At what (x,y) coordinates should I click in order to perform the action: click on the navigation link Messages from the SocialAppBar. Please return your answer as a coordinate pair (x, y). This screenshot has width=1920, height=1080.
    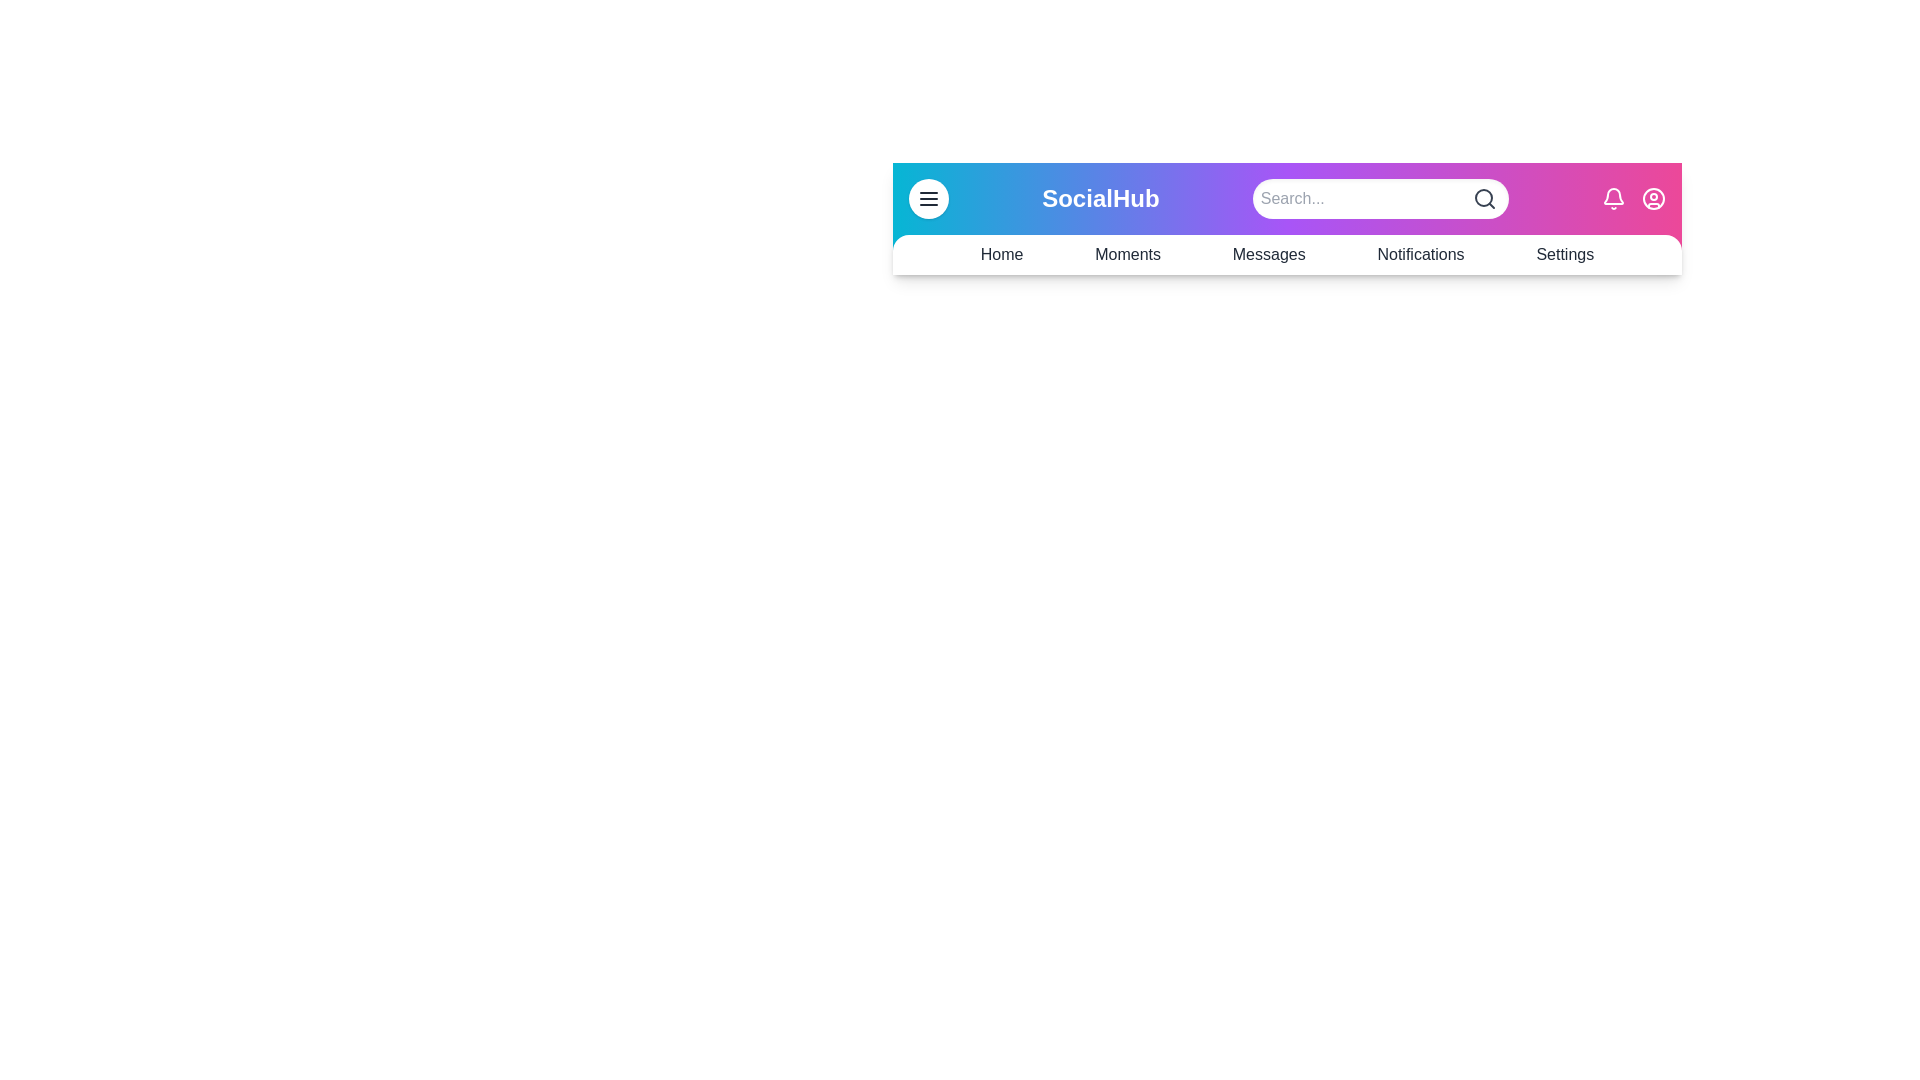
    Looking at the image, I should click on (1267, 253).